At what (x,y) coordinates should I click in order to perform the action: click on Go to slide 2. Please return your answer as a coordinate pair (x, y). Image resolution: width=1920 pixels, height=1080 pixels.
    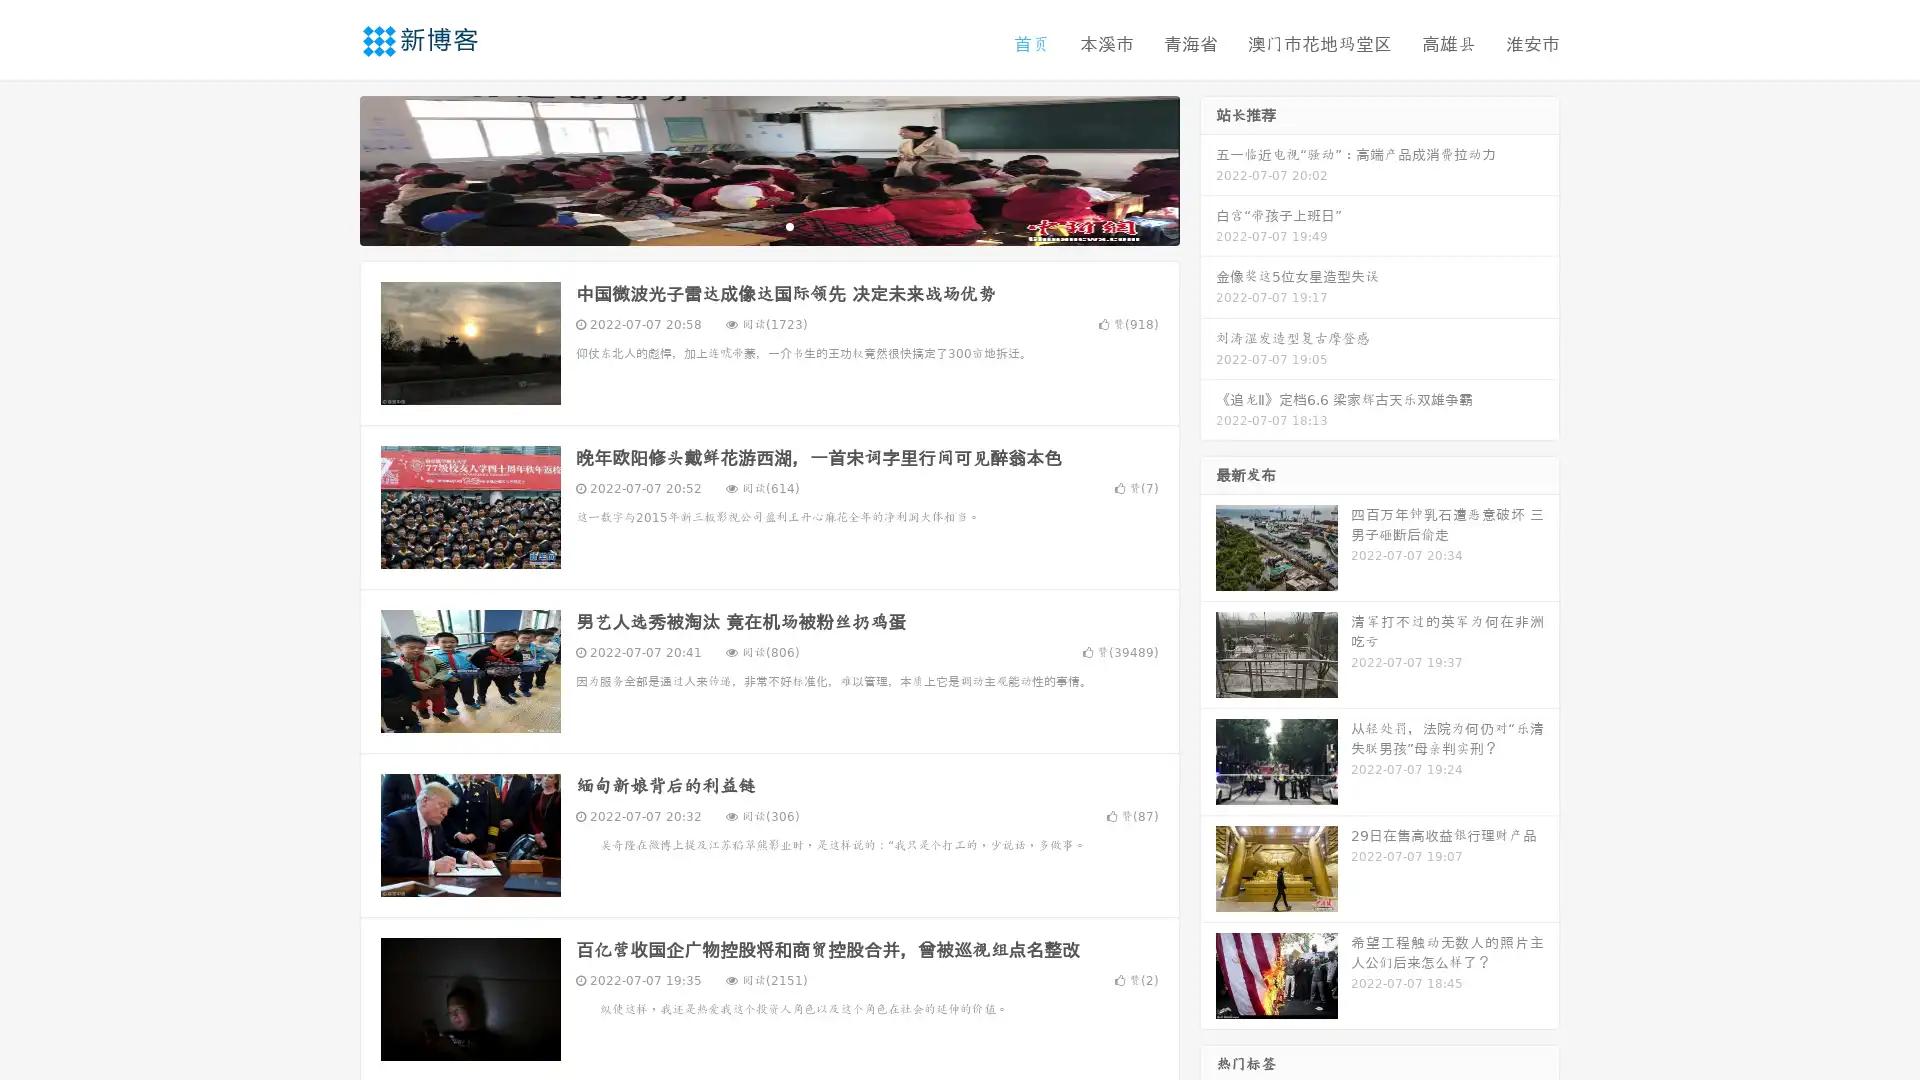
    Looking at the image, I should click on (768, 225).